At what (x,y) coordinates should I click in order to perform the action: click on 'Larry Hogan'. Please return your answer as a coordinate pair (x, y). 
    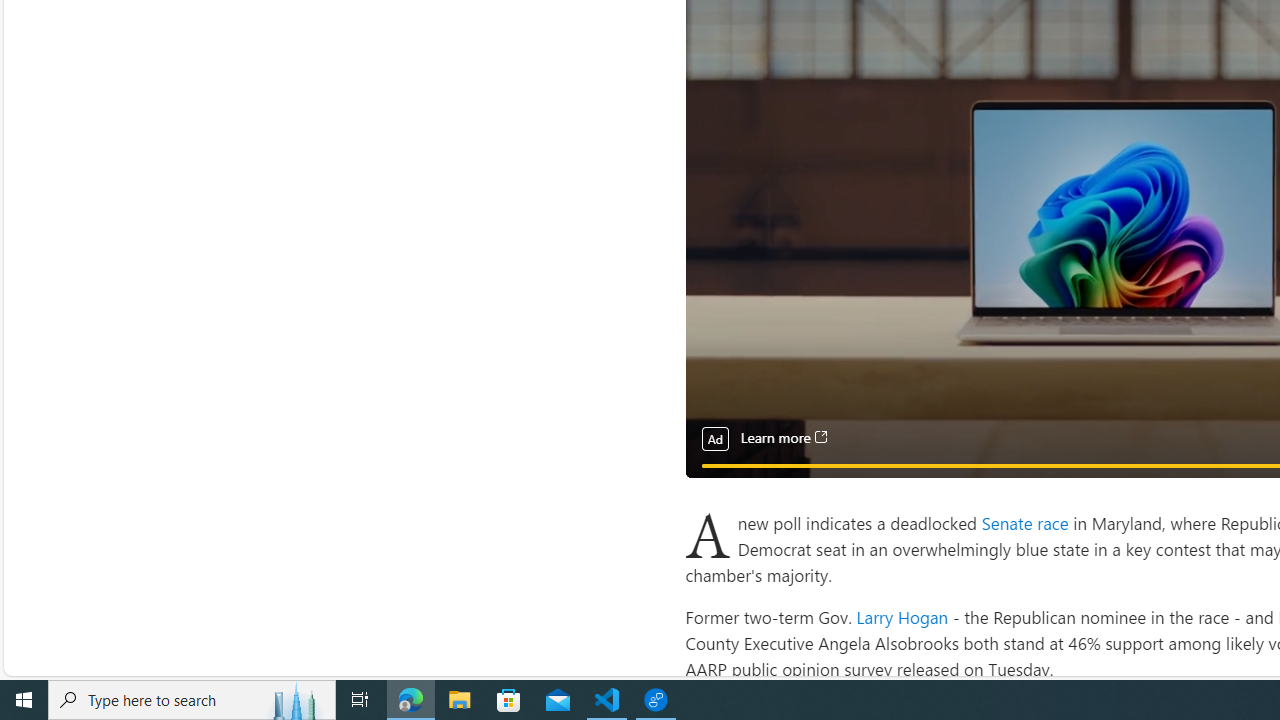
    Looking at the image, I should click on (901, 615).